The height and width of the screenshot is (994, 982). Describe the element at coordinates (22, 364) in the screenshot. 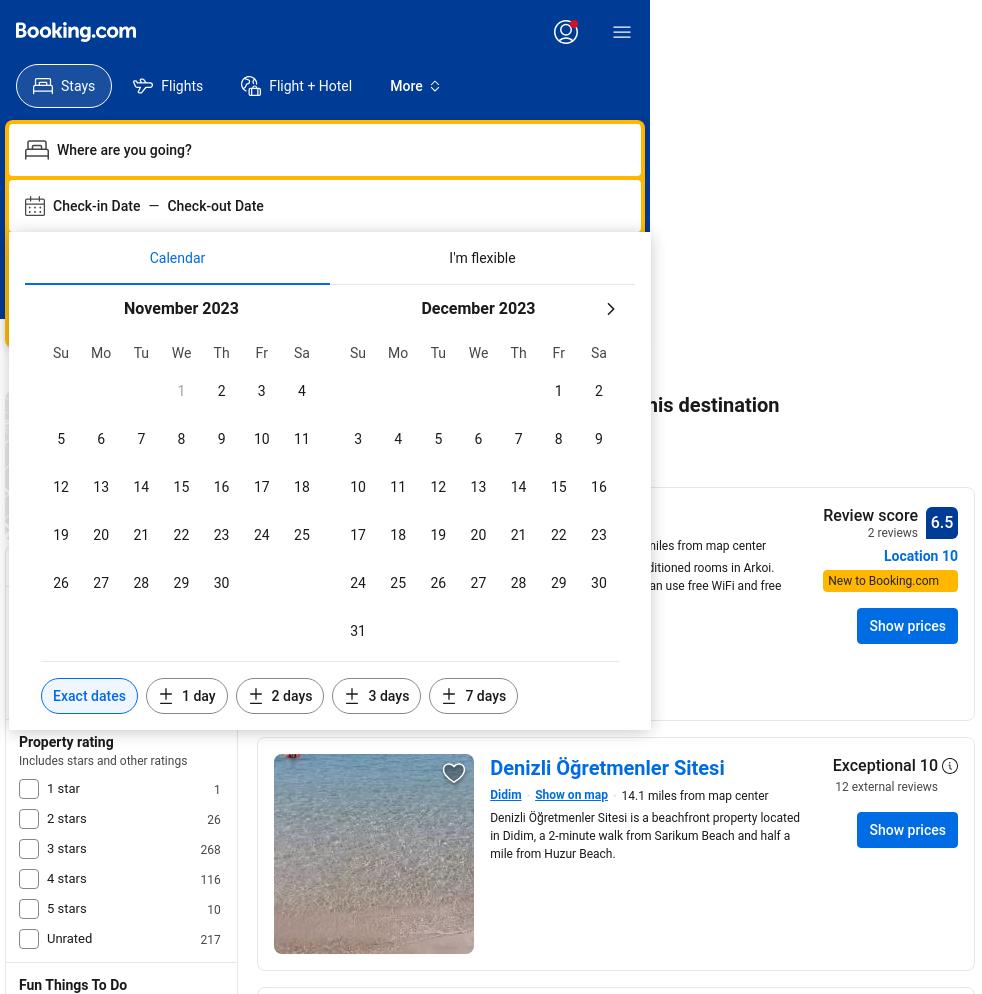

I see `'Home'` at that location.